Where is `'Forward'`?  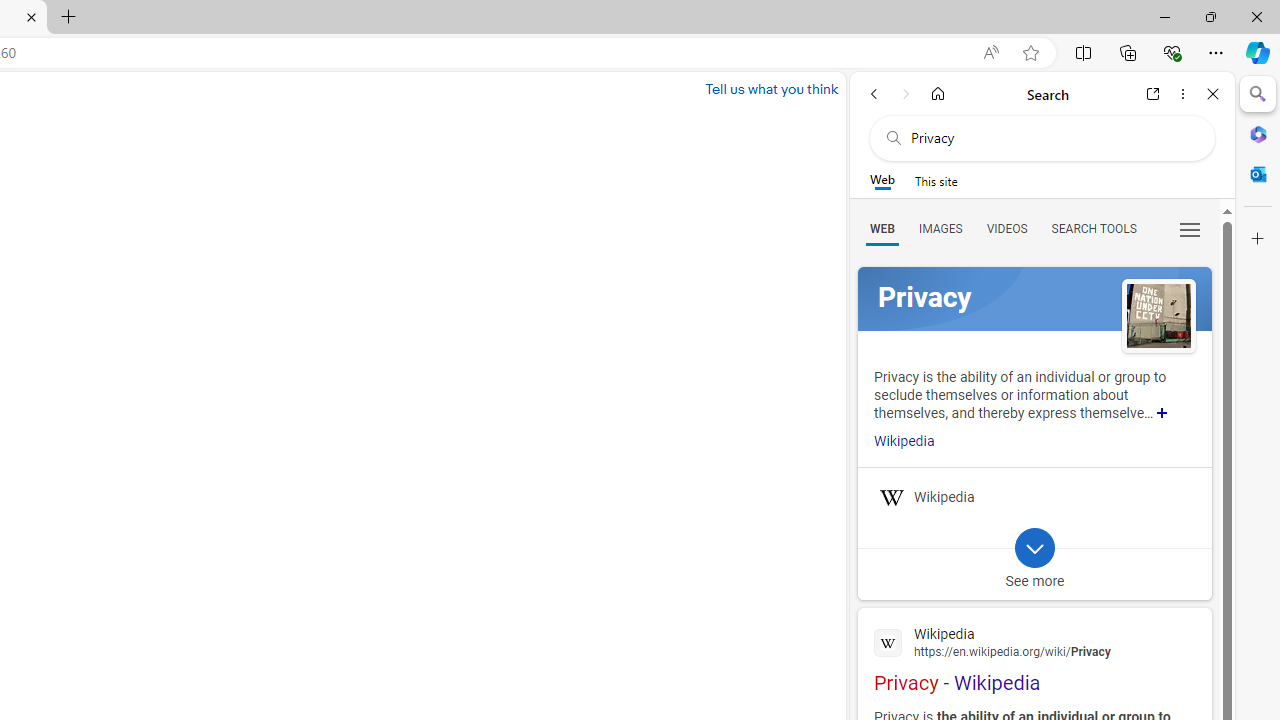
'Forward' is located at coordinates (905, 93).